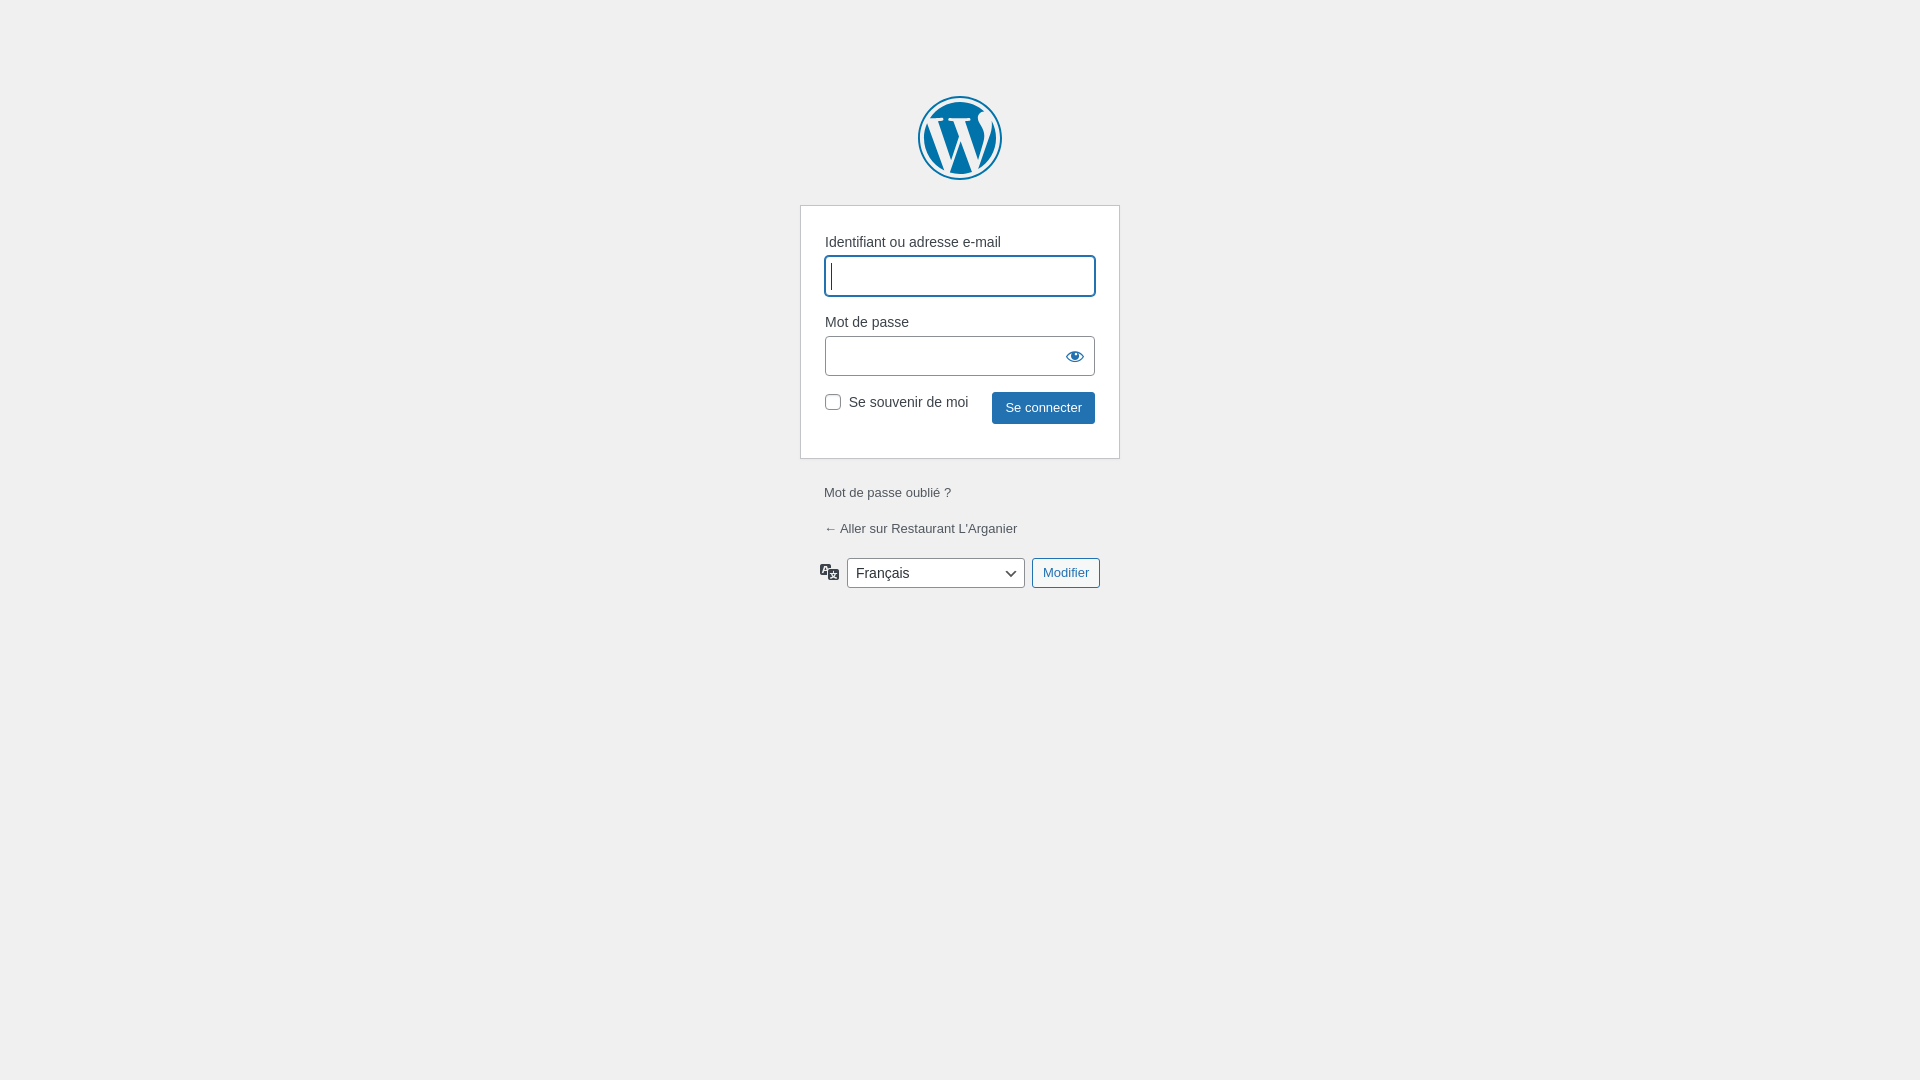 The image size is (1920, 1080). Describe the element at coordinates (1064, 573) in the screenshot. I see `'Modifier'` at that location.